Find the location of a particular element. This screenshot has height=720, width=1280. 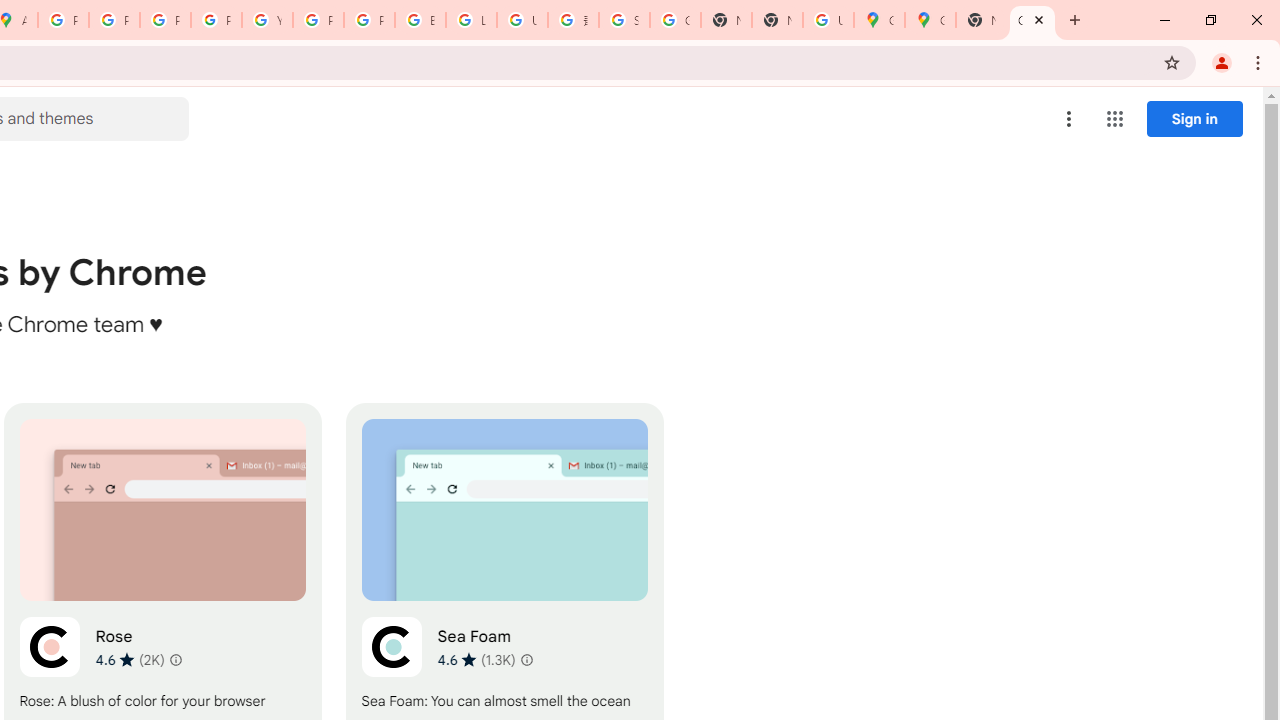

'Average rating 4.6 out of 5 stars. 1.3K ratings.' is located at coordinates (475, 659).